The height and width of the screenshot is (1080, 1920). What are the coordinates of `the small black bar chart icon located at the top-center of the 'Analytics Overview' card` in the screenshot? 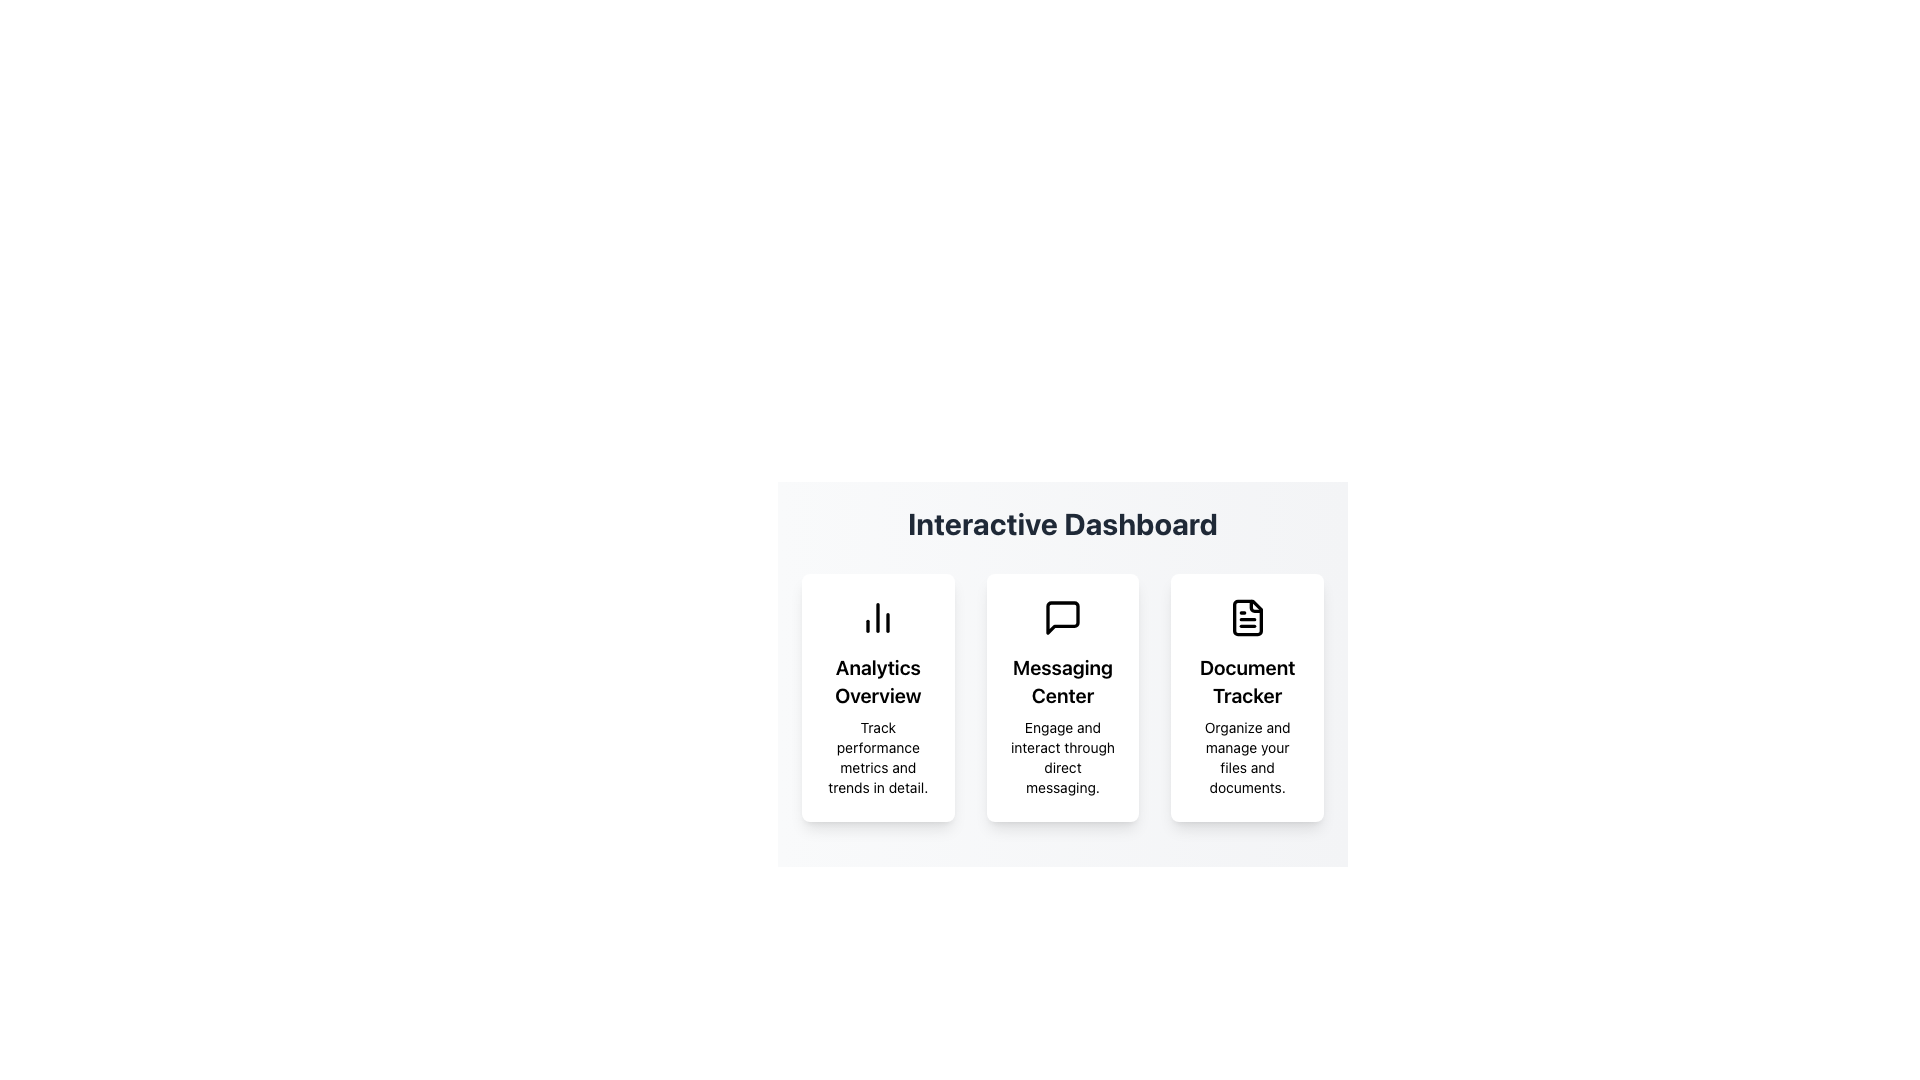 It's located at (878, 616).